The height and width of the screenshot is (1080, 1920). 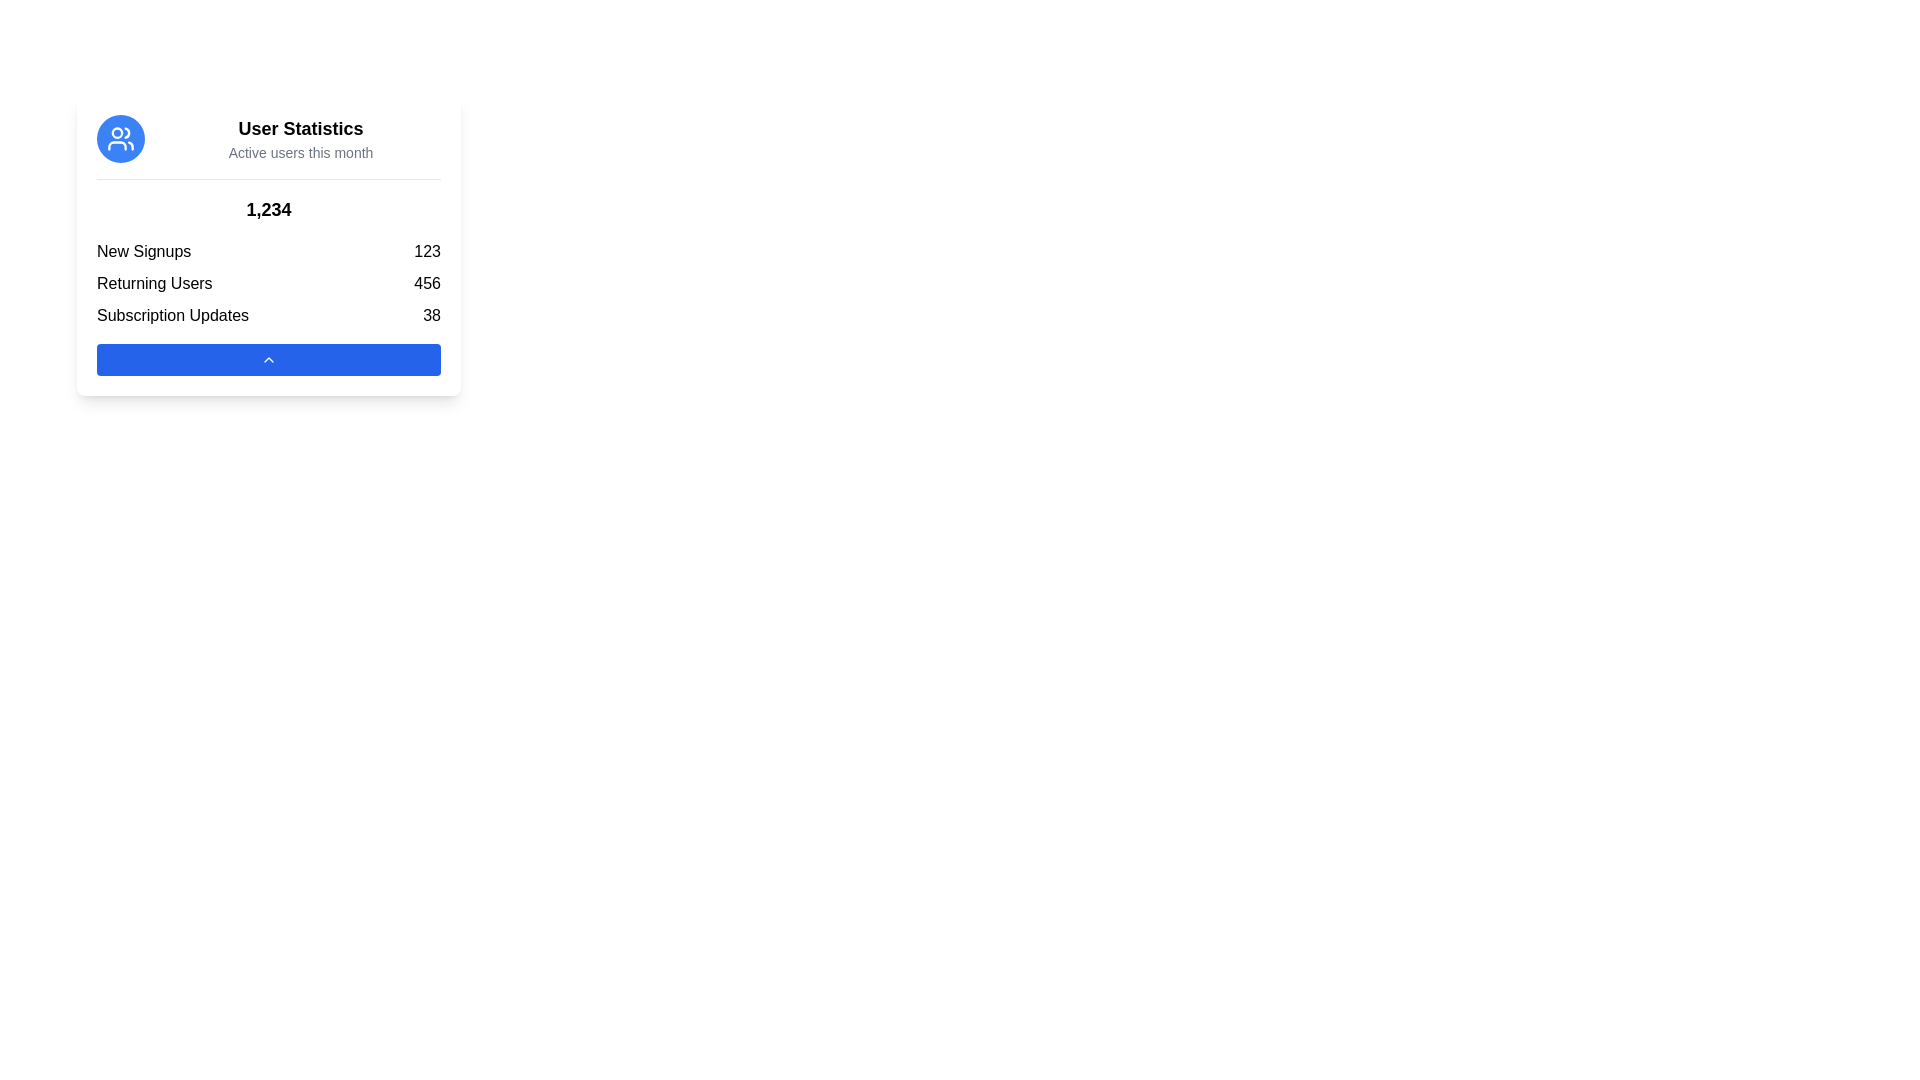 What do you see at coordinates (267, 209) in the screenshot?
I see `the text label displaying the numeric value '1,234', which is emphasized in a bold, large font, located centrally within the statistics card below the section header 'Active users this month.'` at bounding box center [267, 209].